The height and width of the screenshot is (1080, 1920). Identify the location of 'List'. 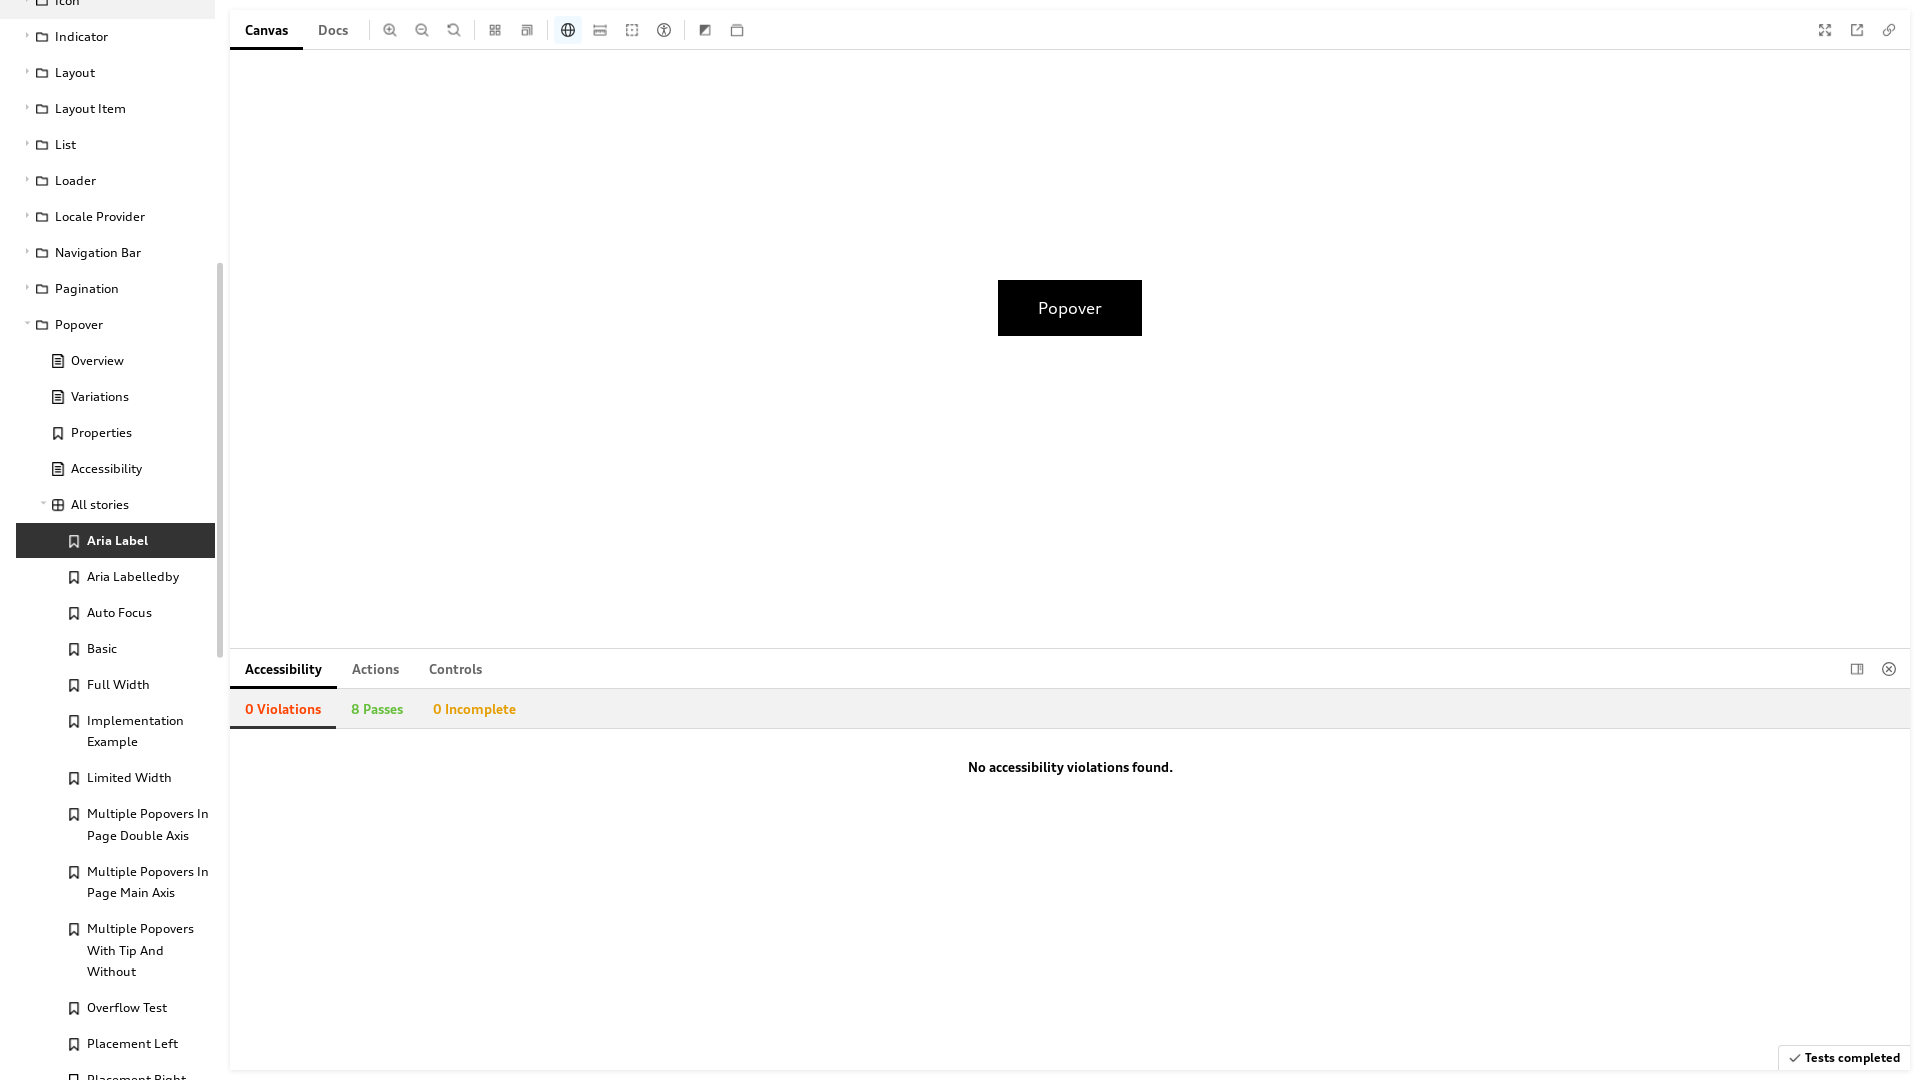
(106, 144).